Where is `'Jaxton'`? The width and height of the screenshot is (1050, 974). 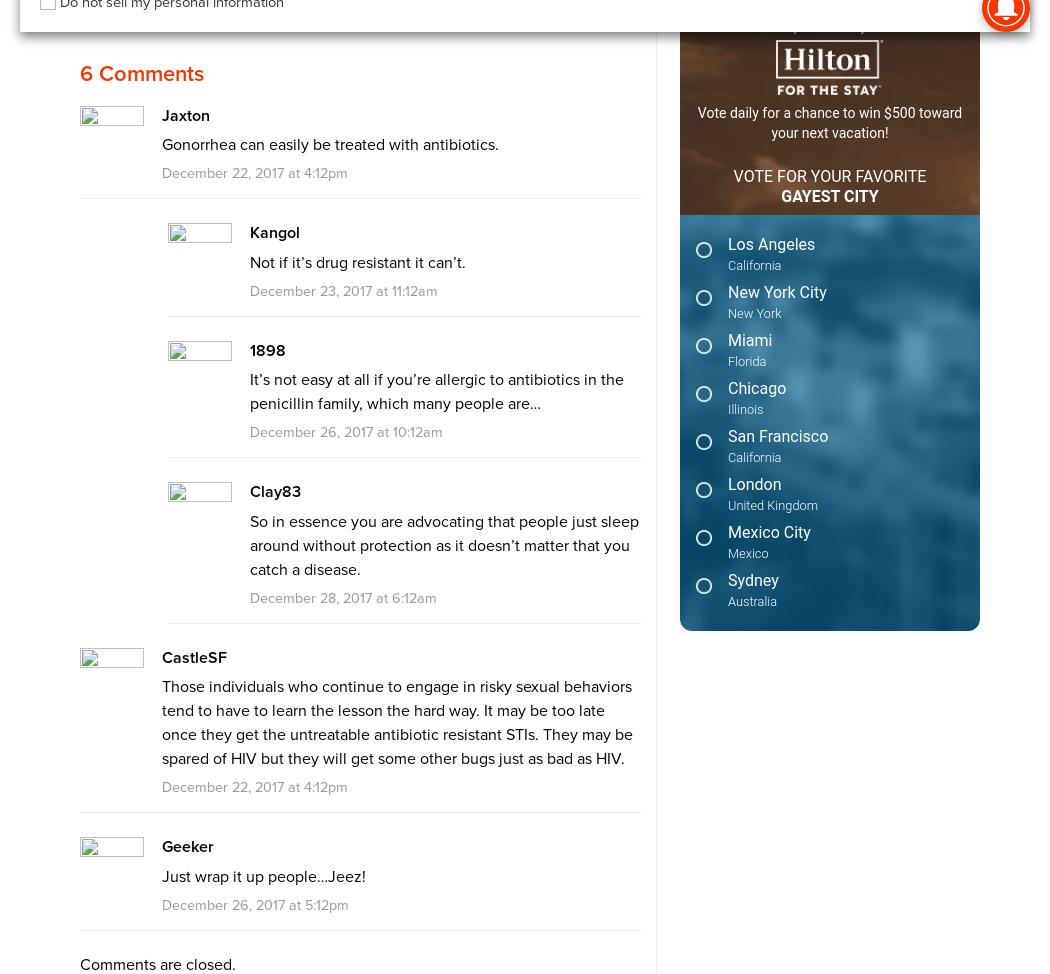
'Jaxton' is located at coordinates (160, 113).